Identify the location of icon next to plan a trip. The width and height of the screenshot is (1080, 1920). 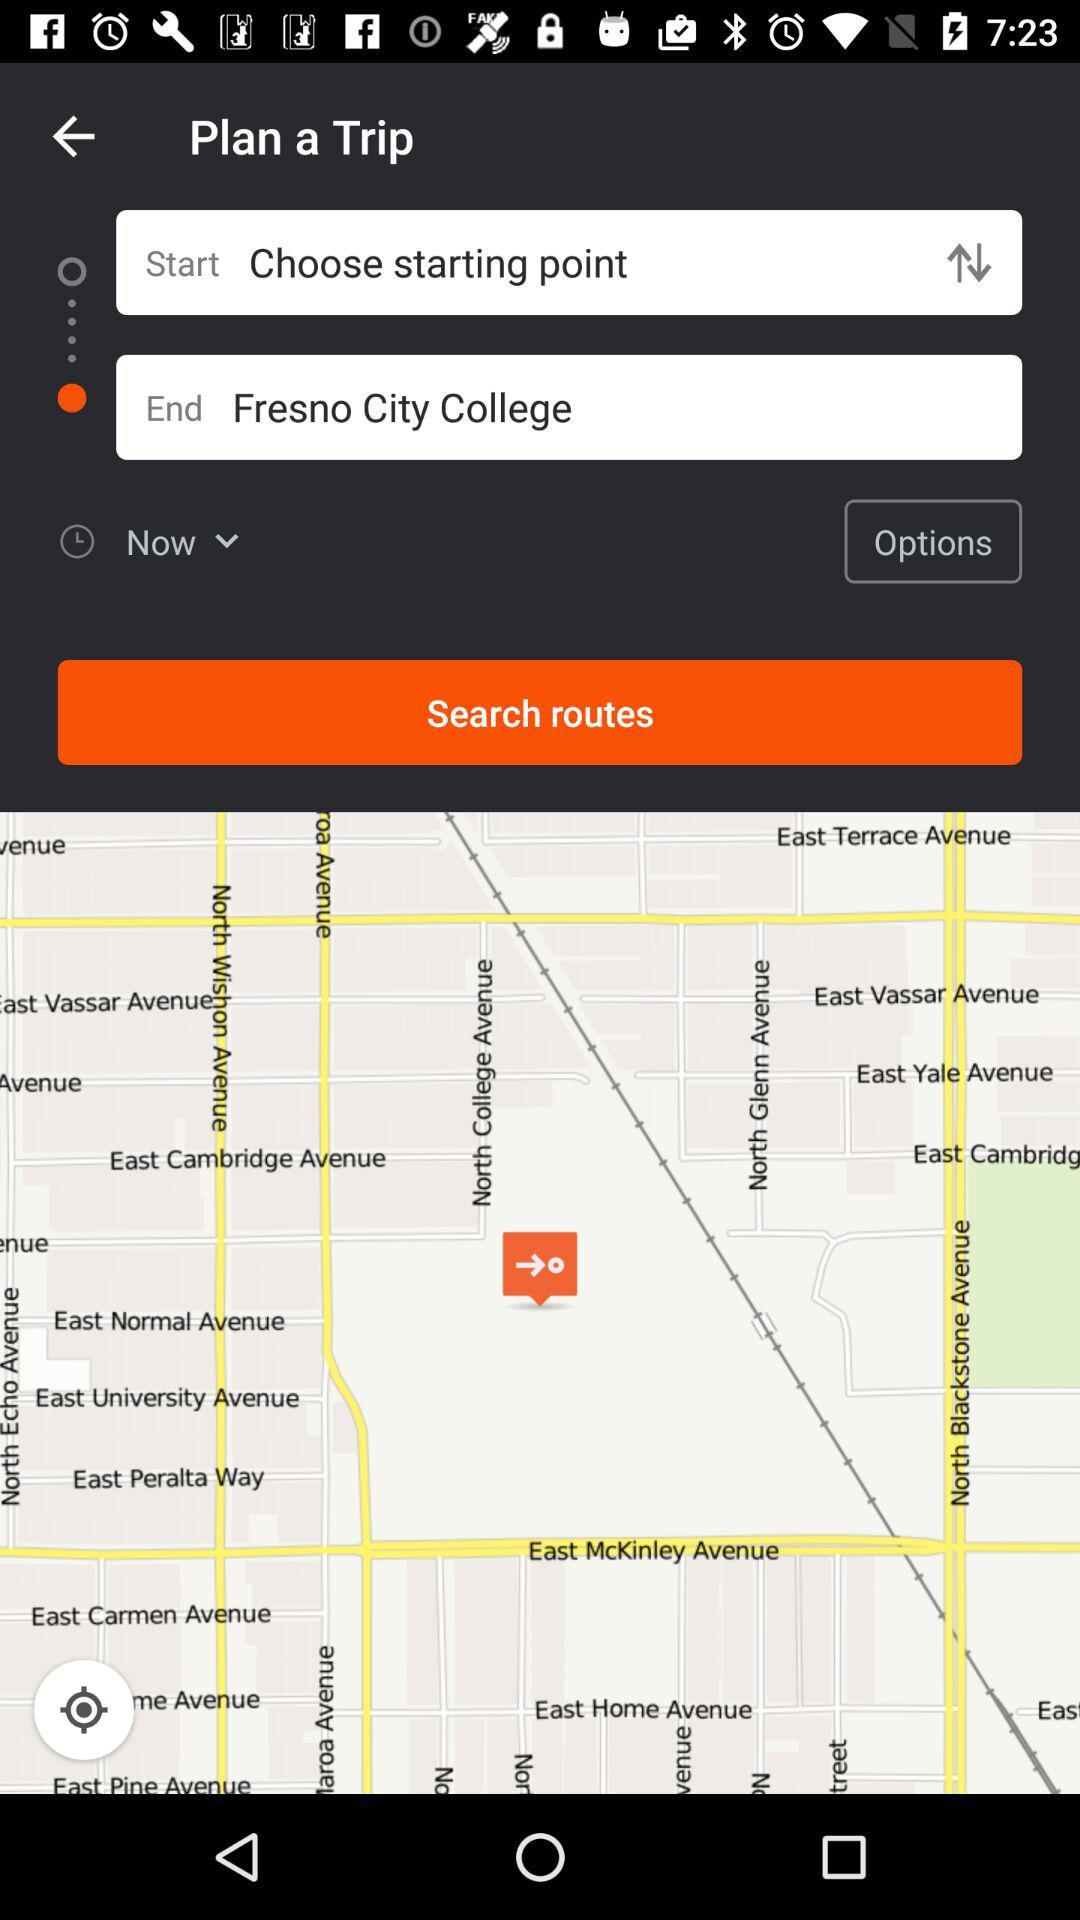
(72, 135).